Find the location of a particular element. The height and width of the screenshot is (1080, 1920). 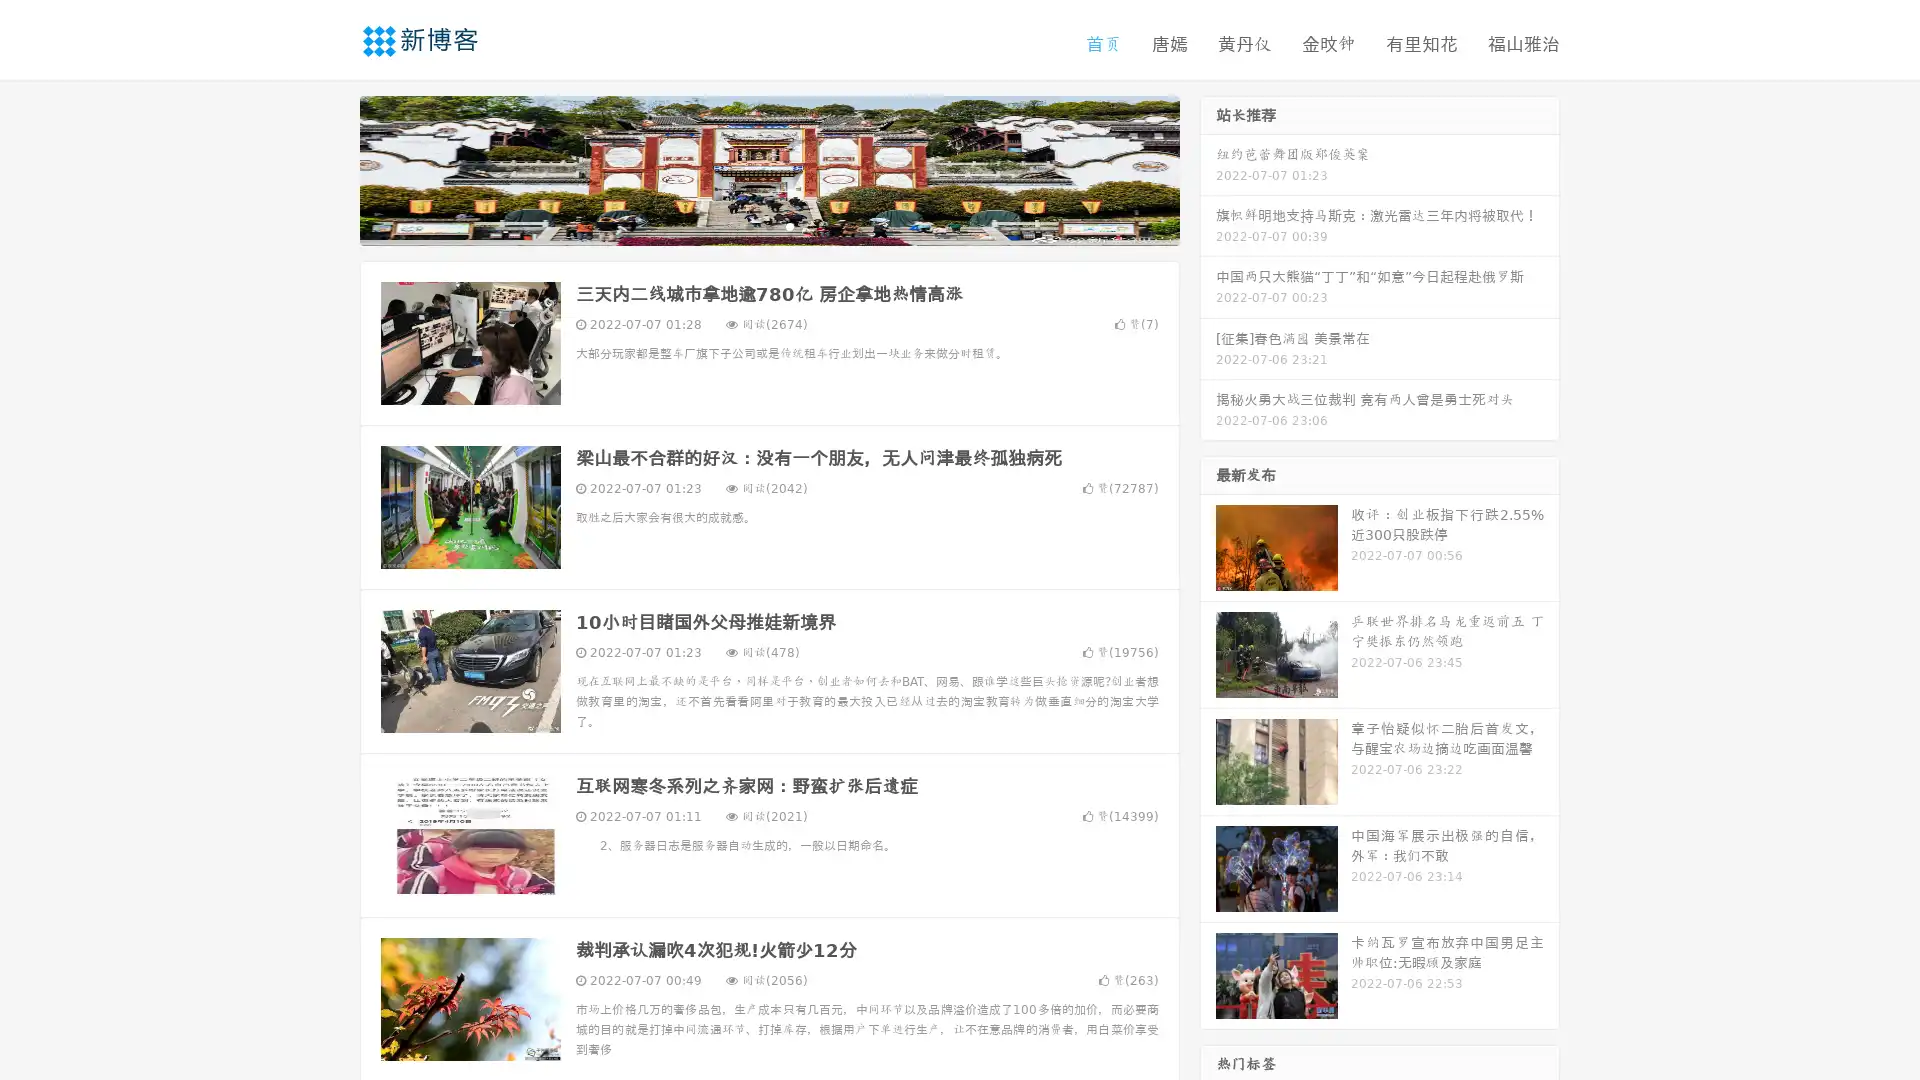

Next slide is located at coordinates (1208, 168).